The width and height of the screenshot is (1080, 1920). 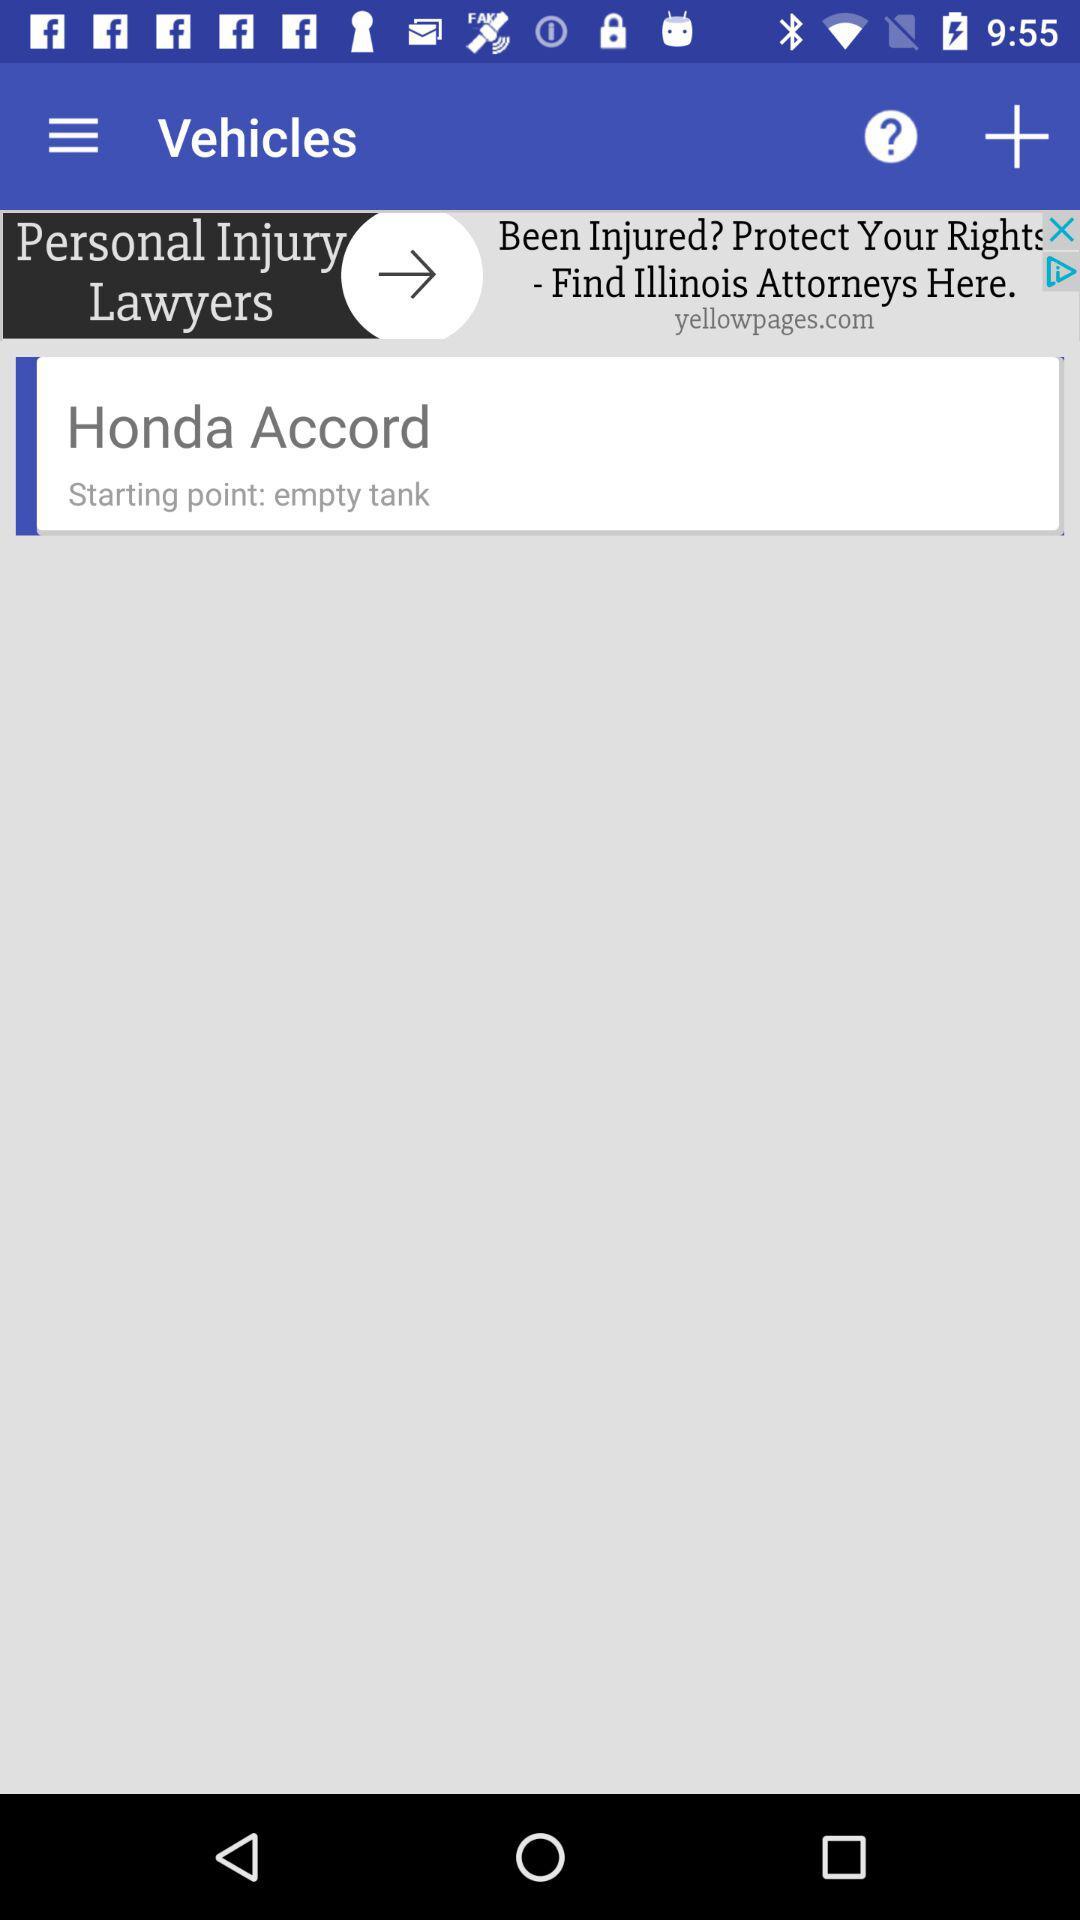 What do you see at coordinates (1017, 135) in the screenshot?
I see `autoplay option` at bounding box center [1017, 135].